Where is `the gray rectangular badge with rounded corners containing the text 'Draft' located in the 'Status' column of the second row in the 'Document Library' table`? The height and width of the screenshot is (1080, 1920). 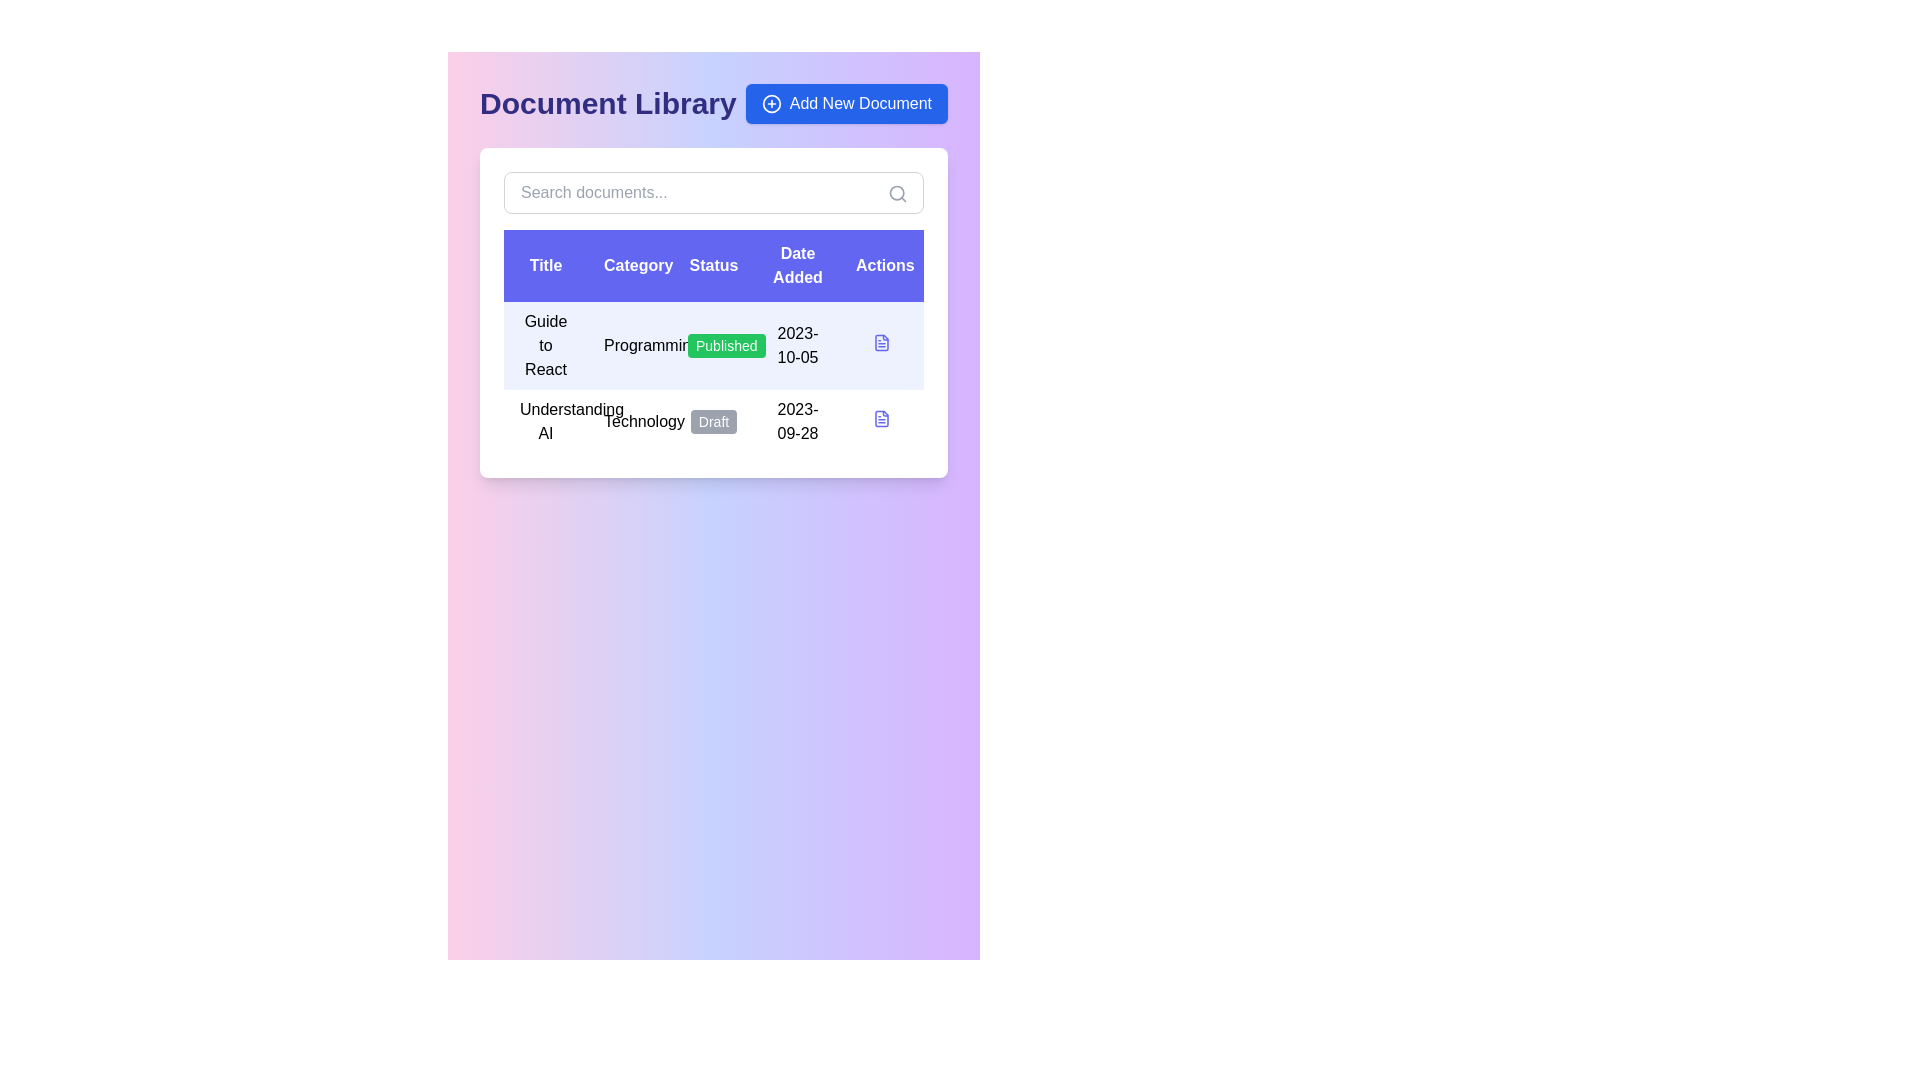
the gray rectangular badge with rounded corners containing the text 'Draft' located in the 'Status' column of the second row in the 'Document Library' table is located at coordinates (714, 420).